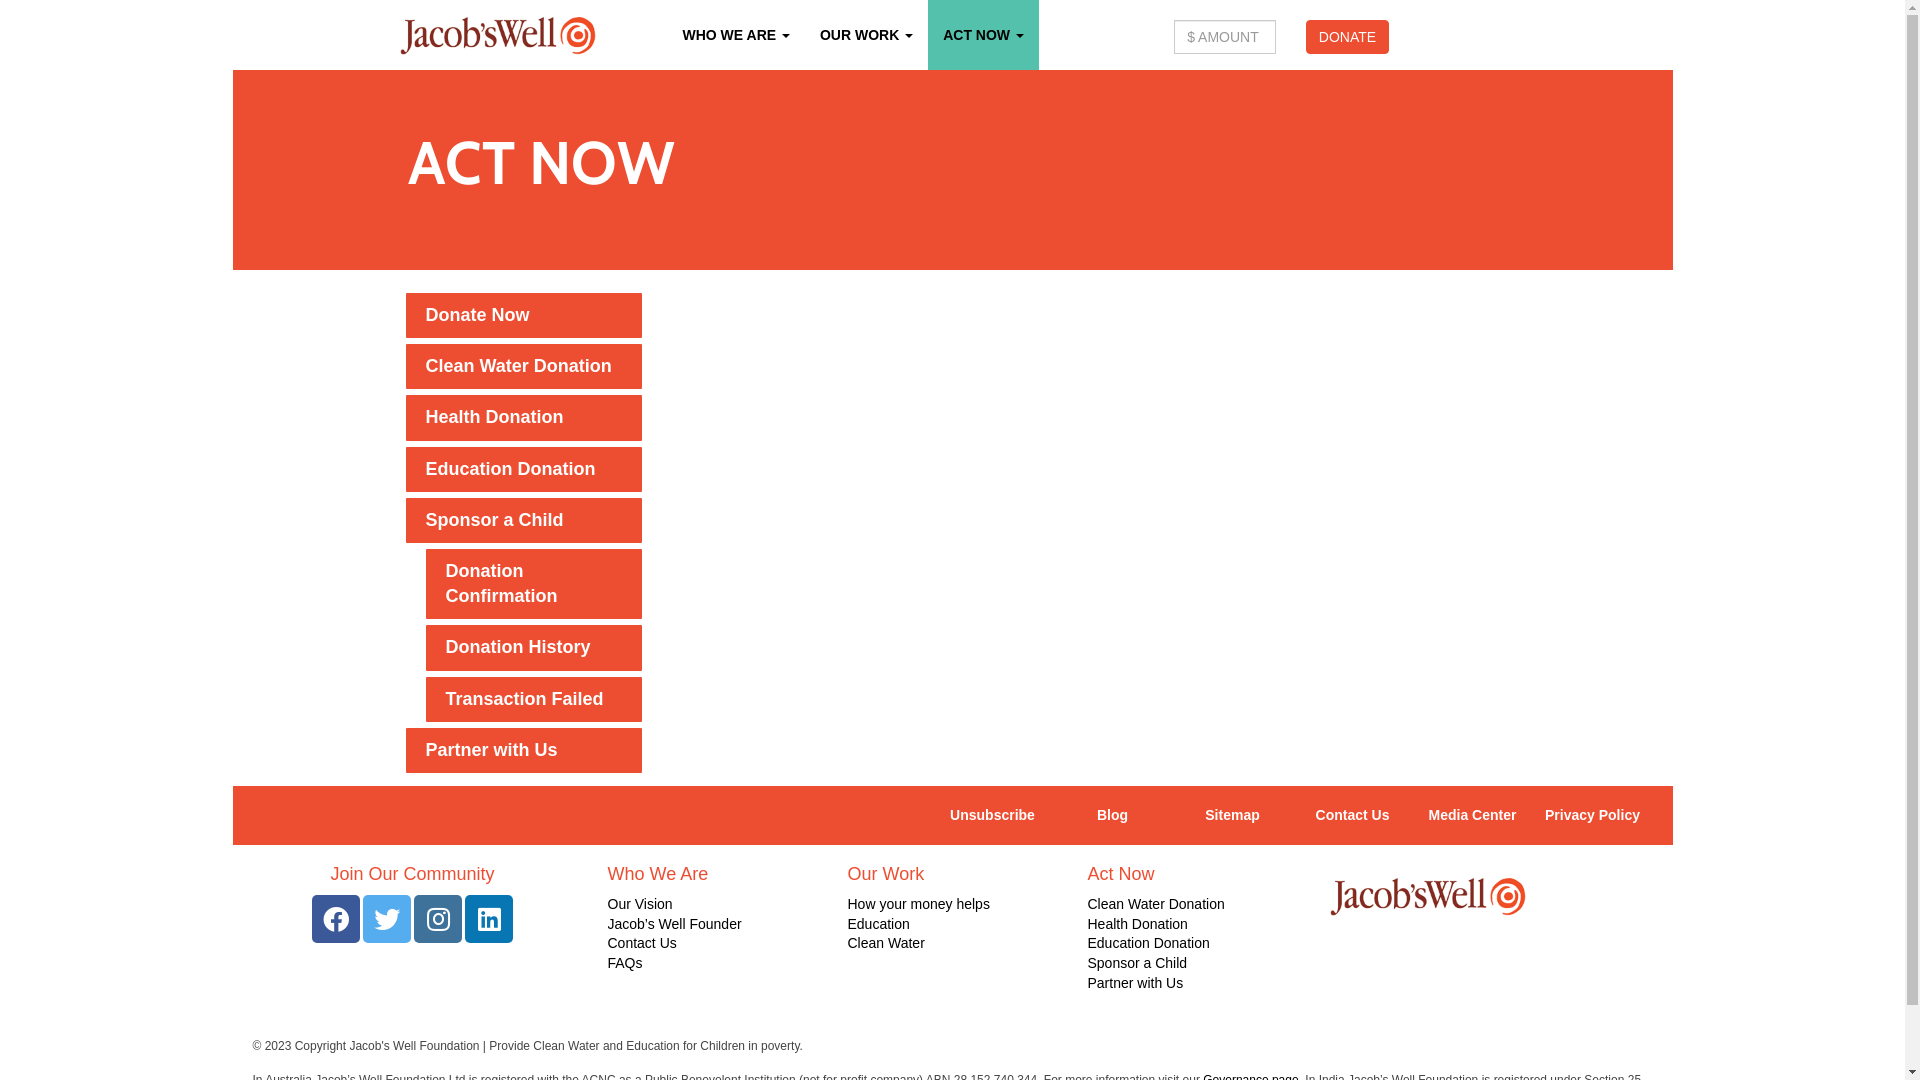 The height and width of the screenshot is (1080, 1920). Describe the element at coordinates (1530, 816) in the screenshot. I see `'Privacy Policy'` at that location.